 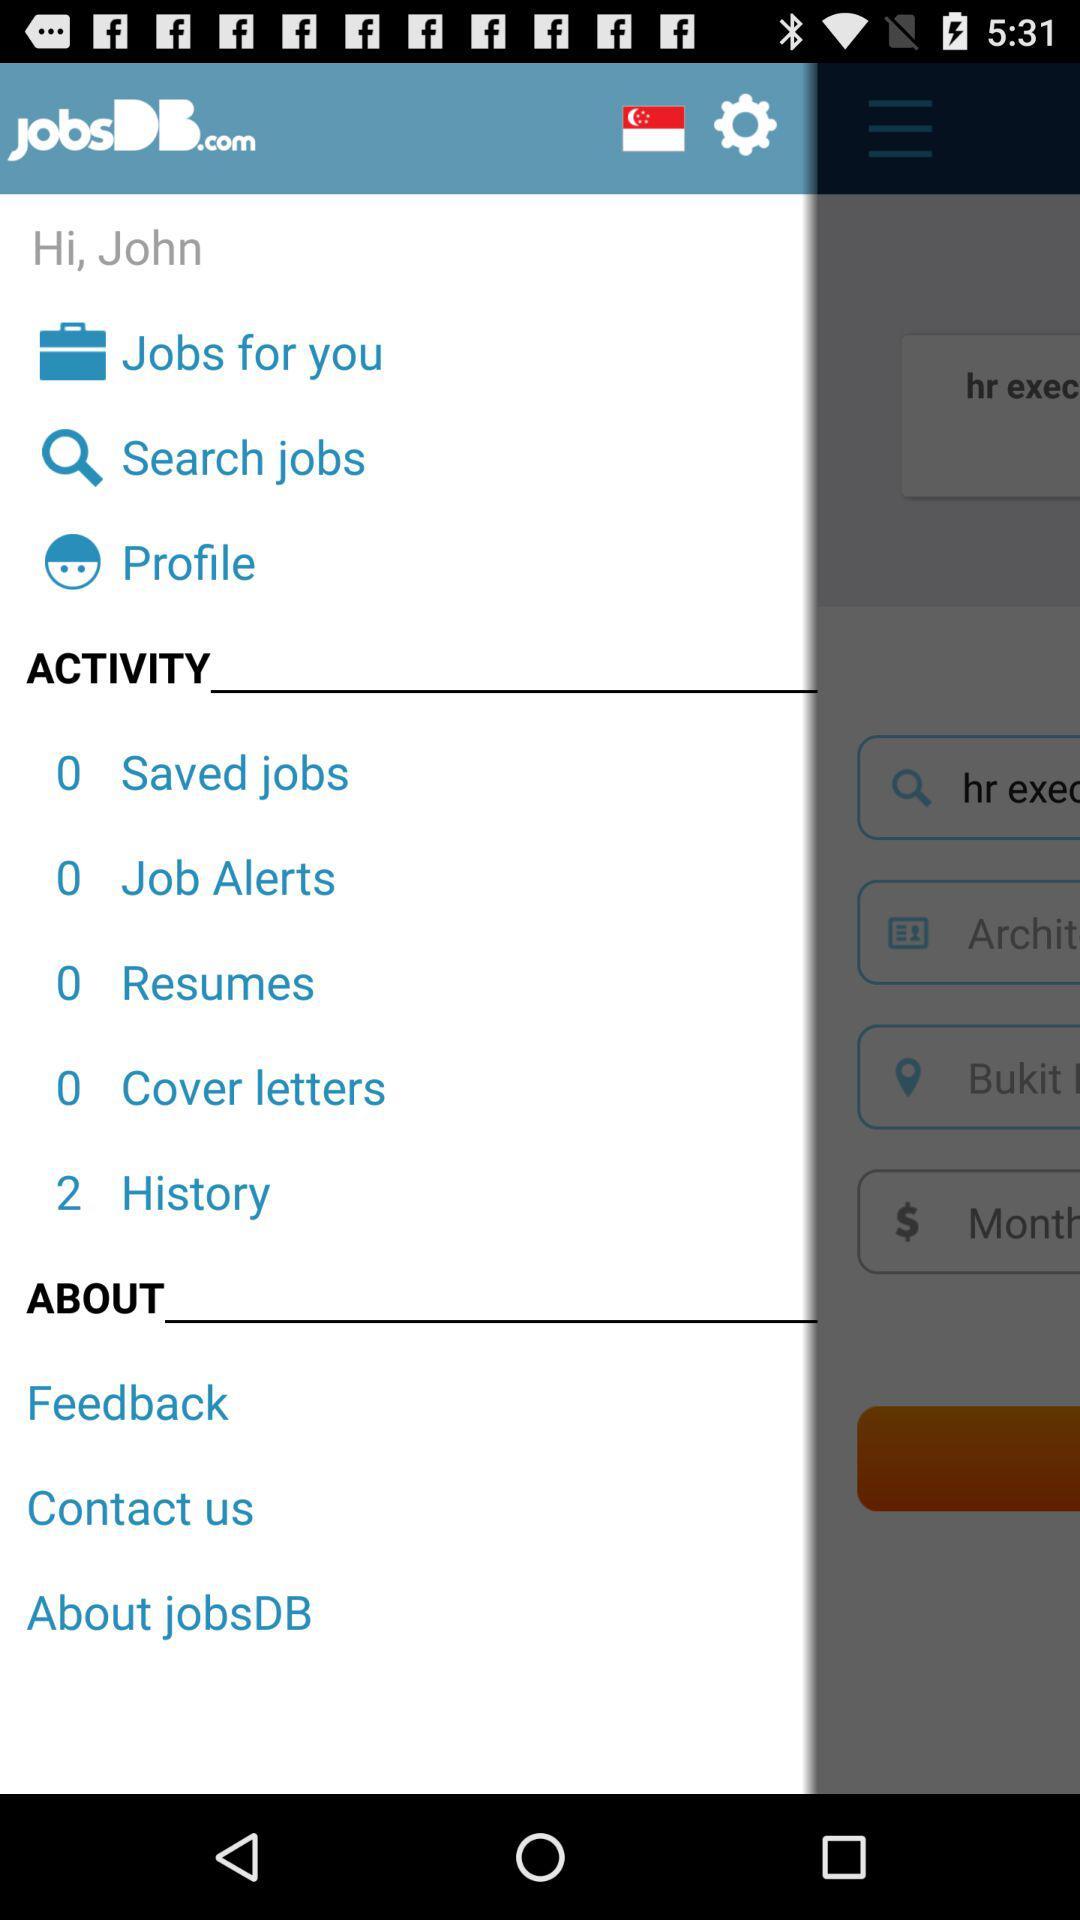 I want to click on the menu icon, so click(x=888, y=137).